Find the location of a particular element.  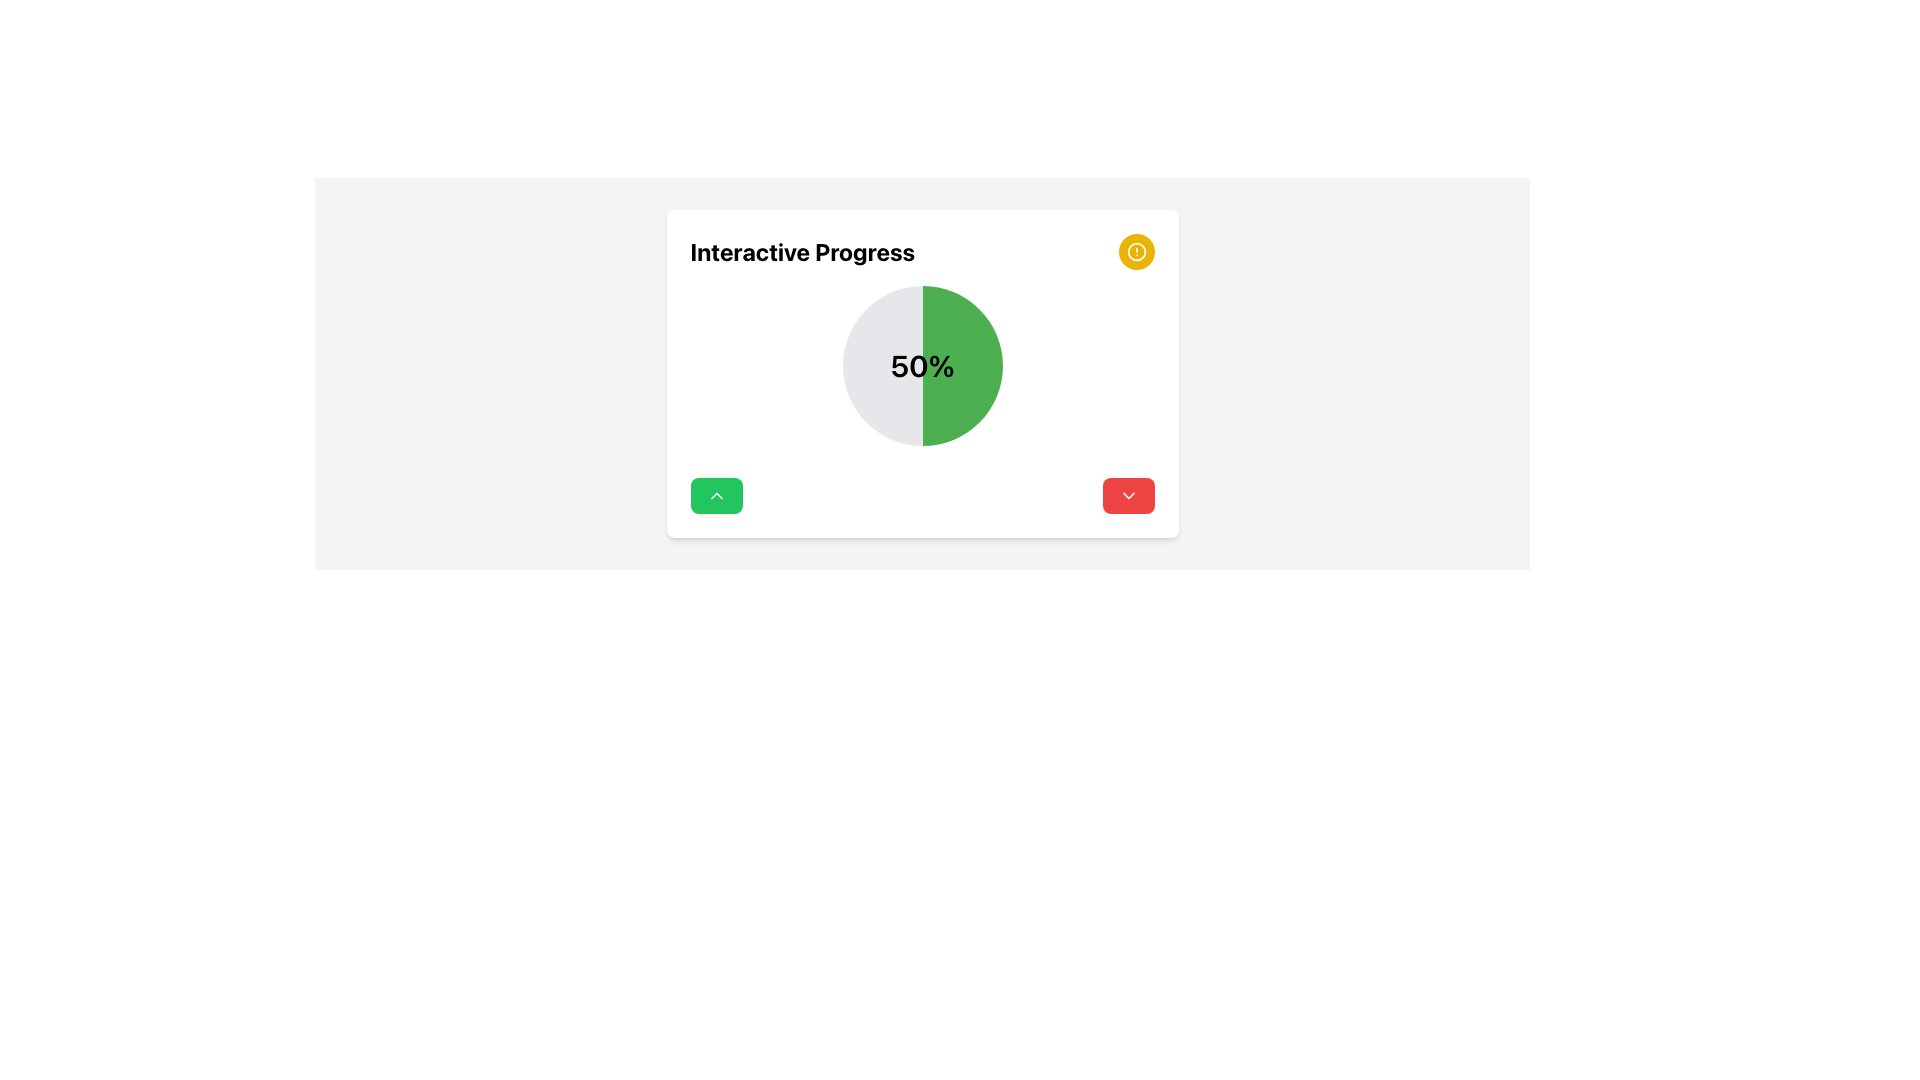

the text label indicating the percentage value within the circular progress indicator on the 'Interactive Progress' card is located at coordinates (921, 366).